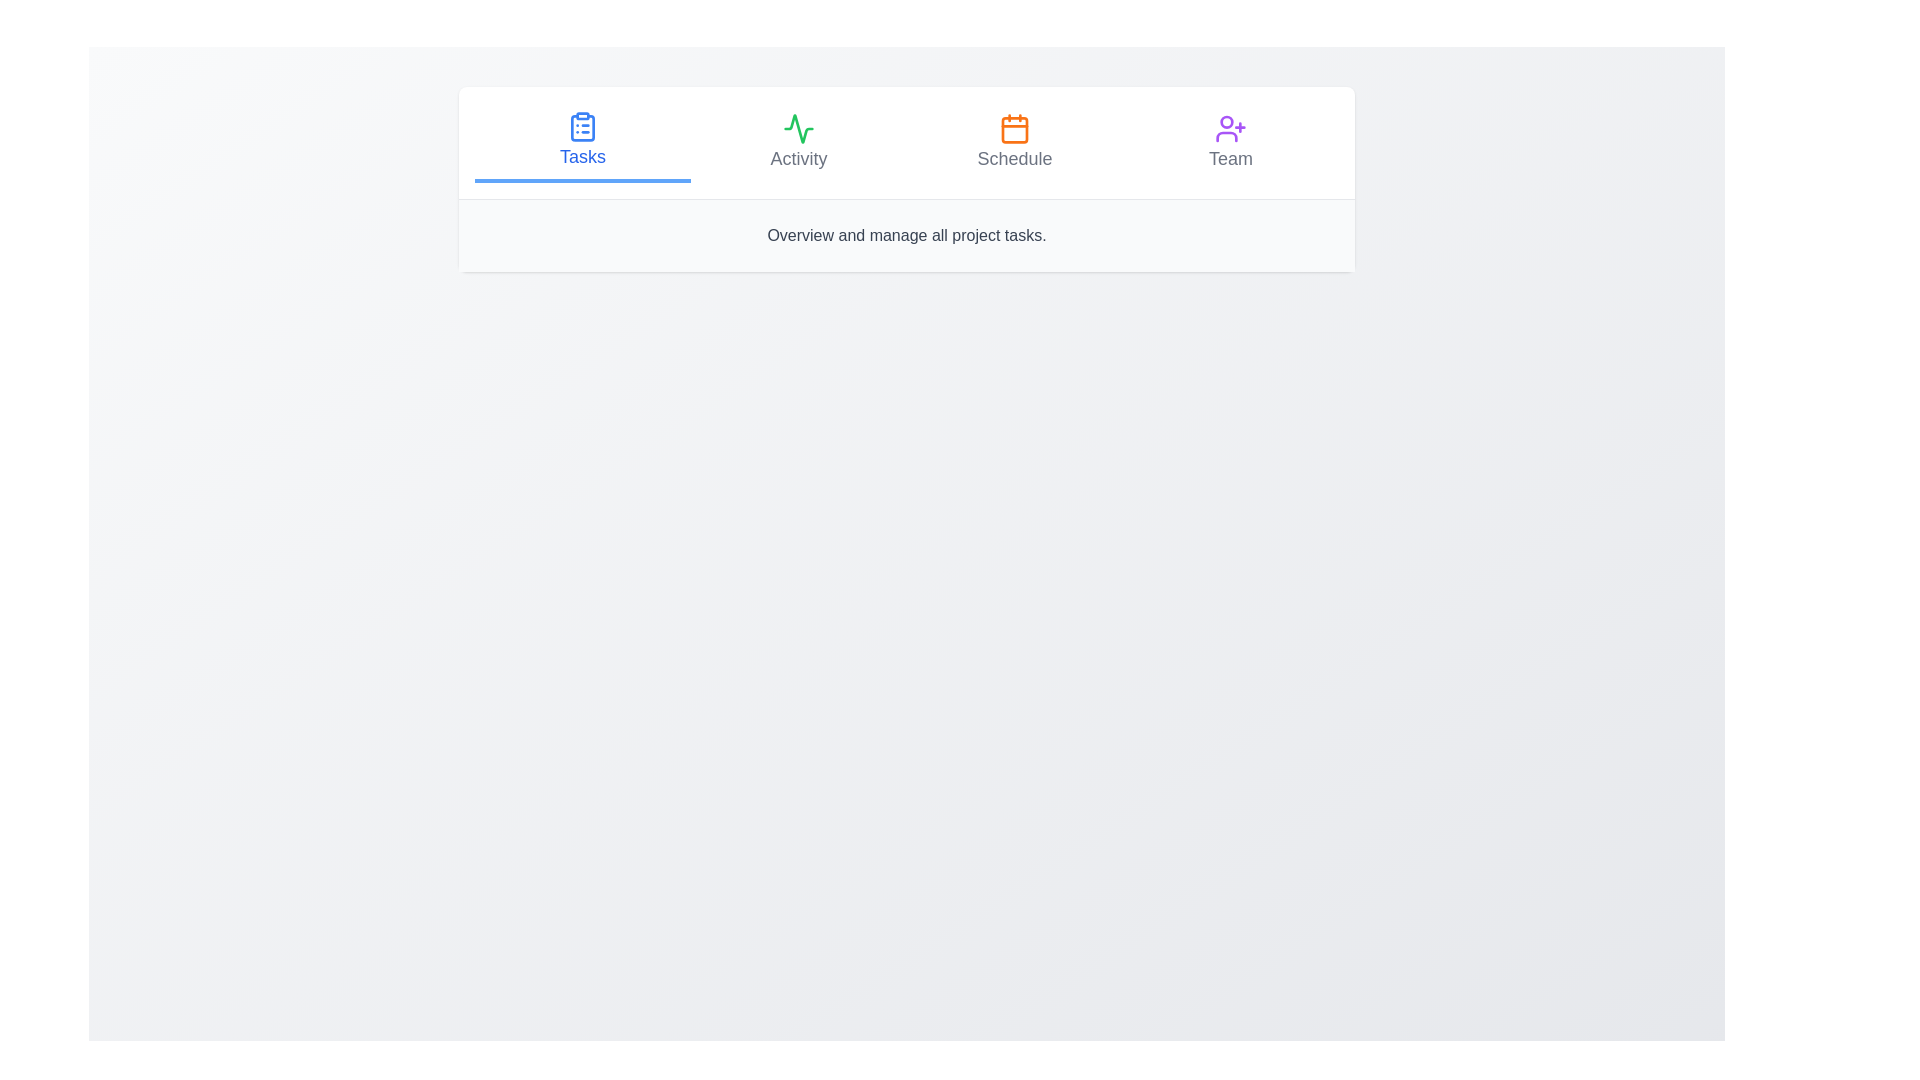  I want to click on the tab icon corresponding to Tasks, so click(581, 127).